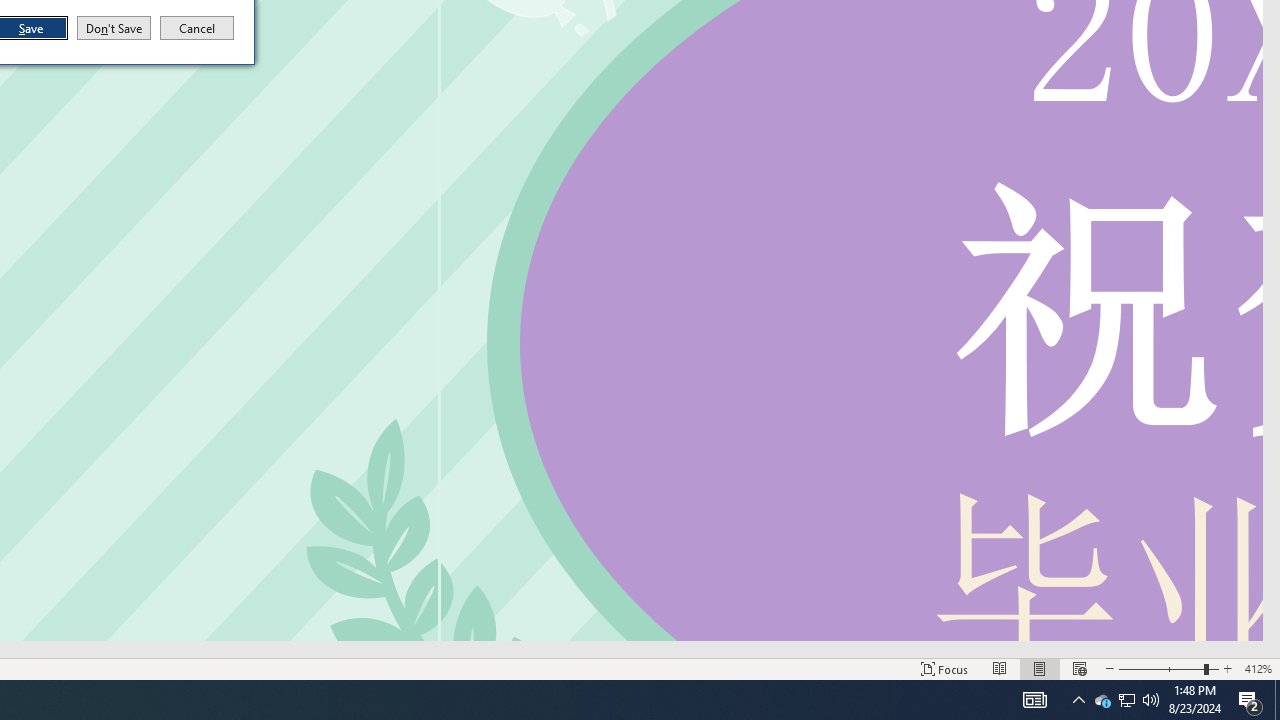  Describe the element at coordinates (197, 28) in the screenshot. I see `'Cancel'` at that location.